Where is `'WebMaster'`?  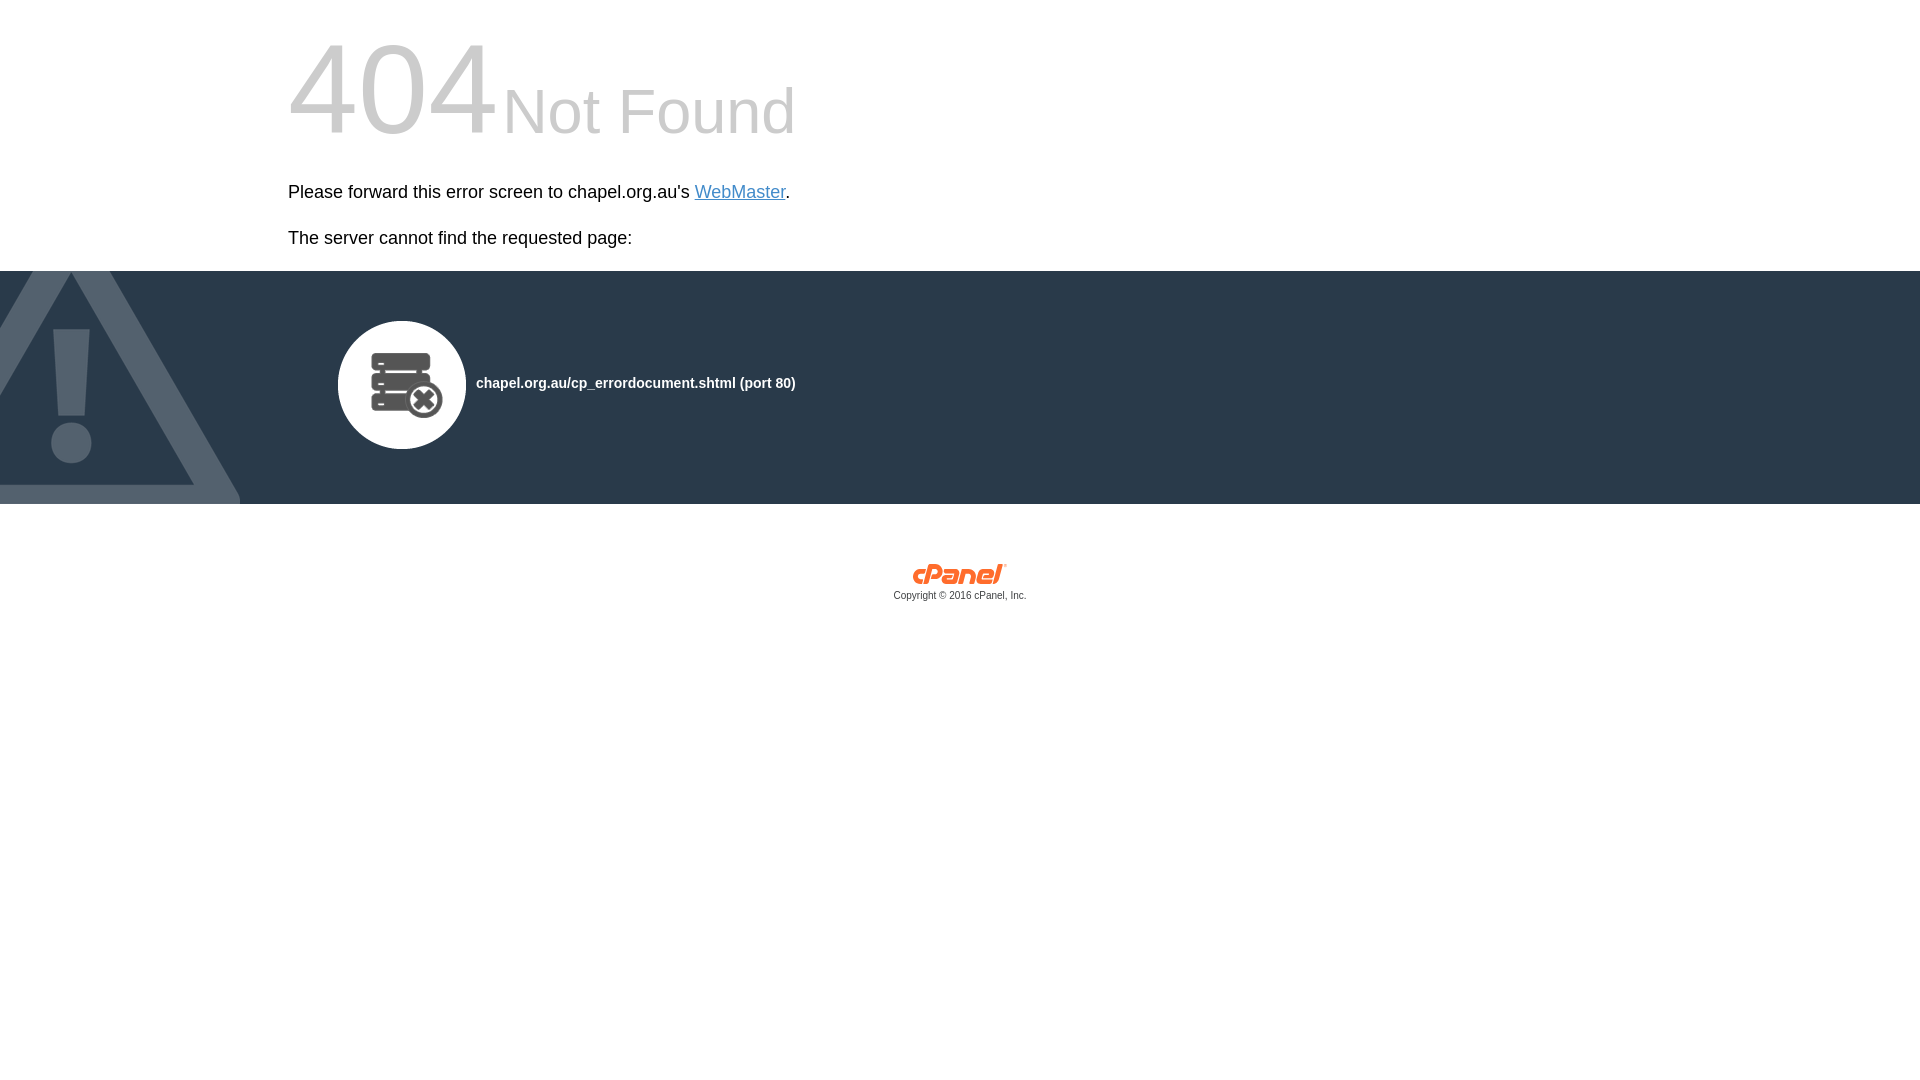
'WebMaster' is located at coordinates (739, 192).